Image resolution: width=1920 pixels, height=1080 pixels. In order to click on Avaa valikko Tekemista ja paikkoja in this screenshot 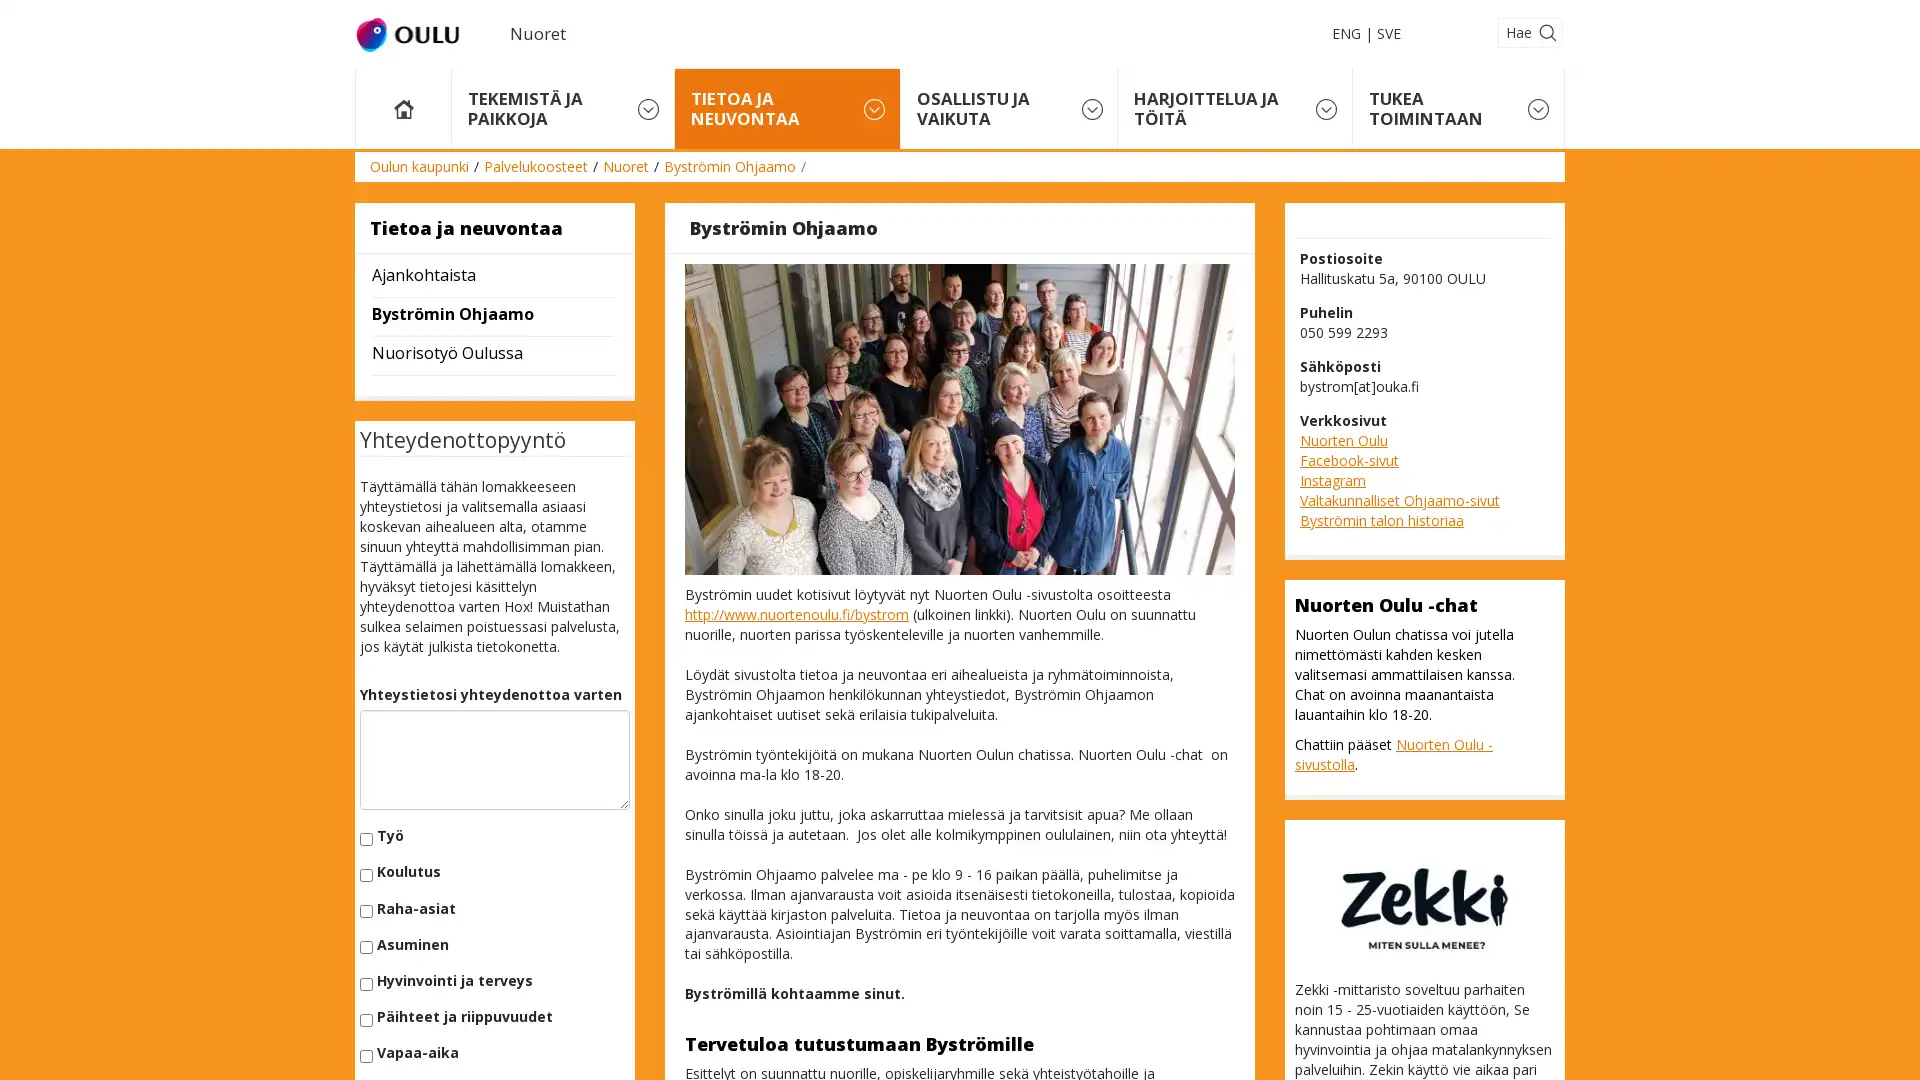, I will do `click(648, 108)`.